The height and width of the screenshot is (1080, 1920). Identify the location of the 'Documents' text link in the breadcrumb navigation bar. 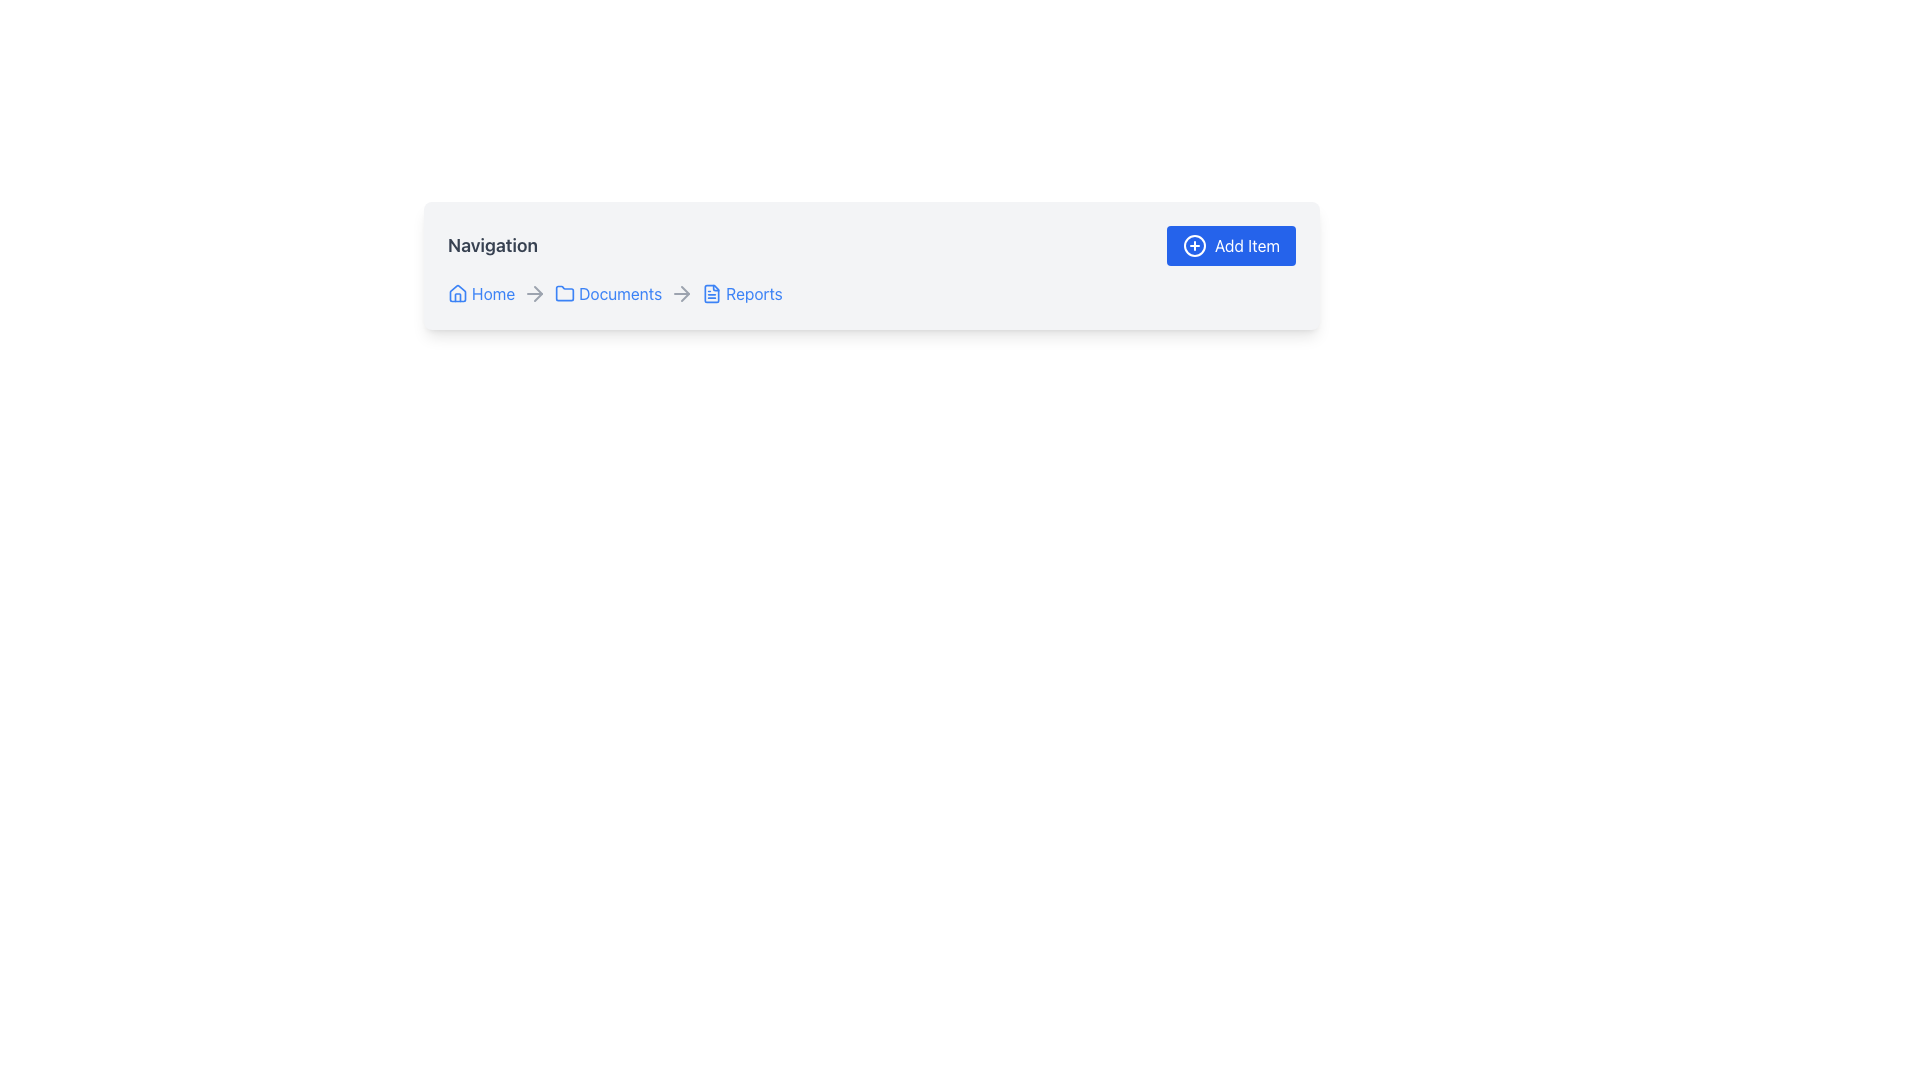
(619, 293).